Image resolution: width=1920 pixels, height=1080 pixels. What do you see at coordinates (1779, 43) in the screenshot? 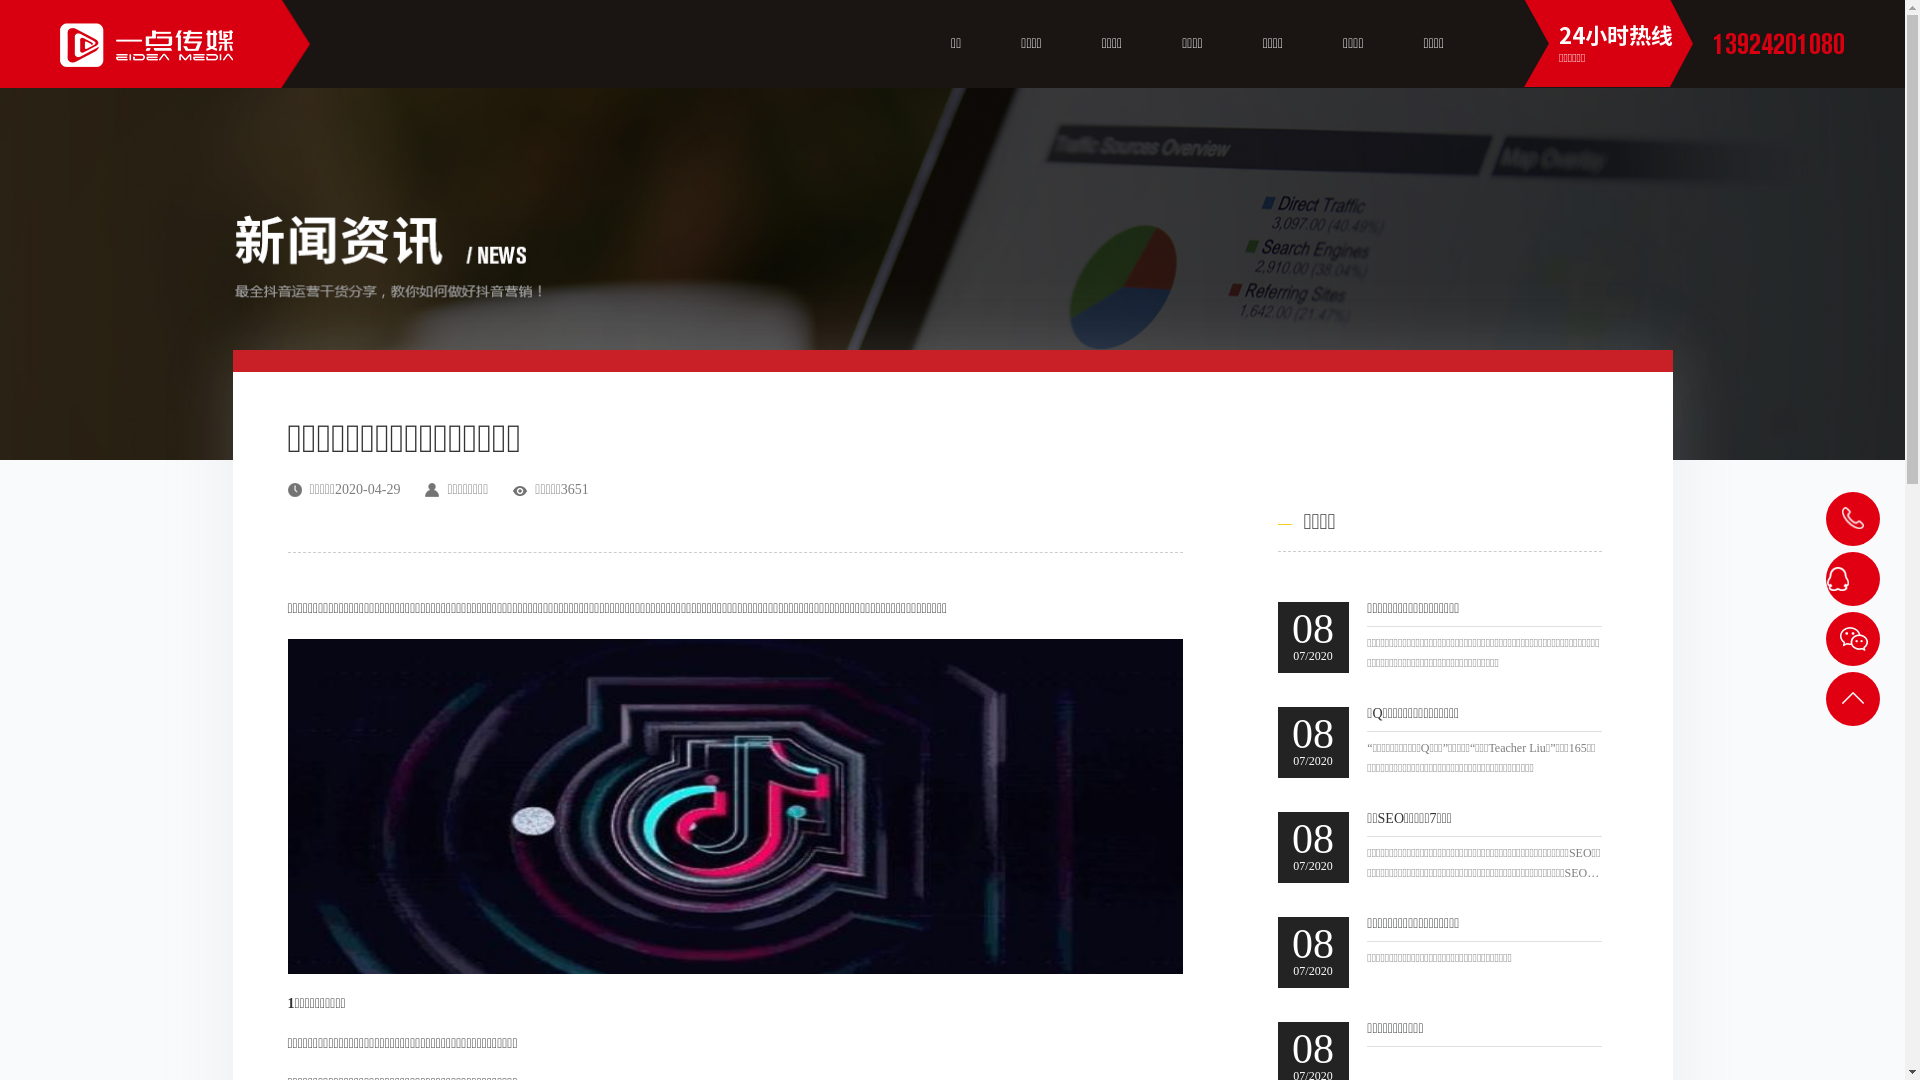
I see `'13924201080'` at bounding box center [1779, 43].